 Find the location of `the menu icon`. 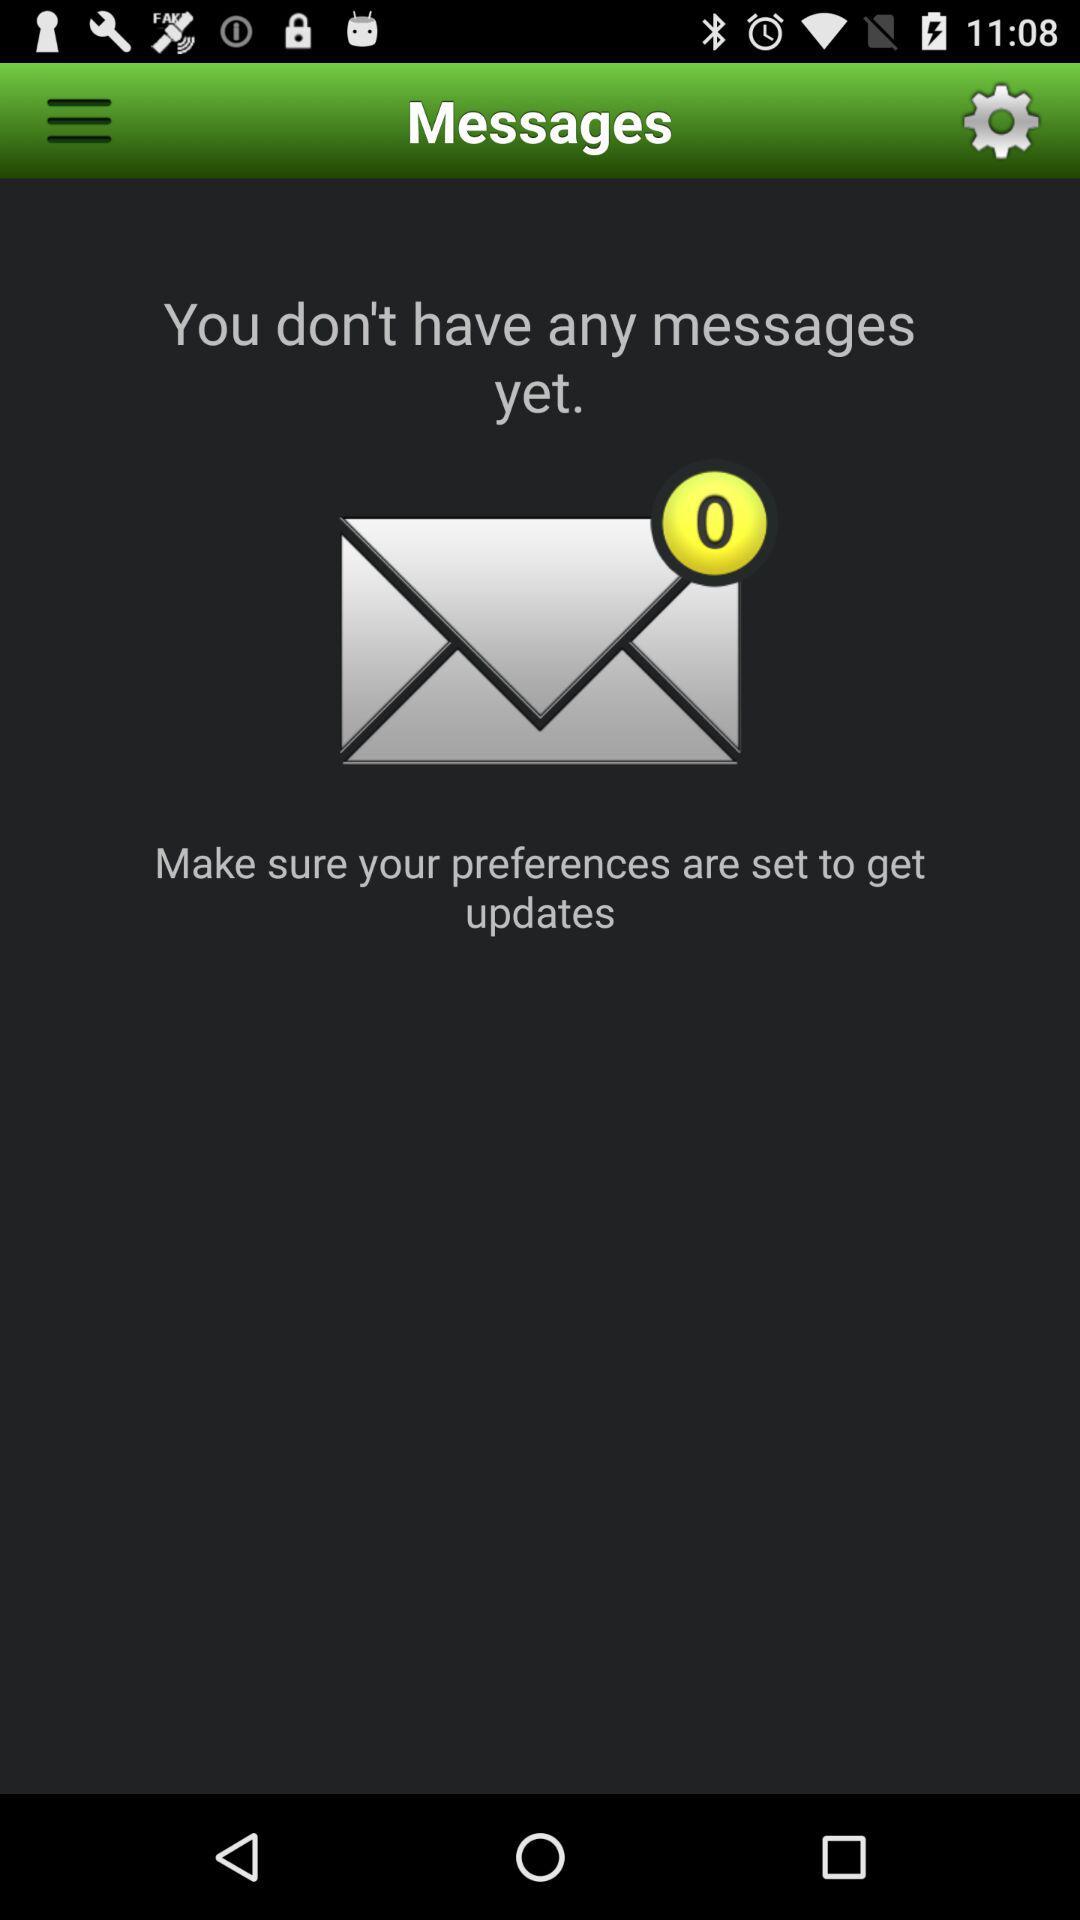

the menu icon is located at coordinates (77, 128).